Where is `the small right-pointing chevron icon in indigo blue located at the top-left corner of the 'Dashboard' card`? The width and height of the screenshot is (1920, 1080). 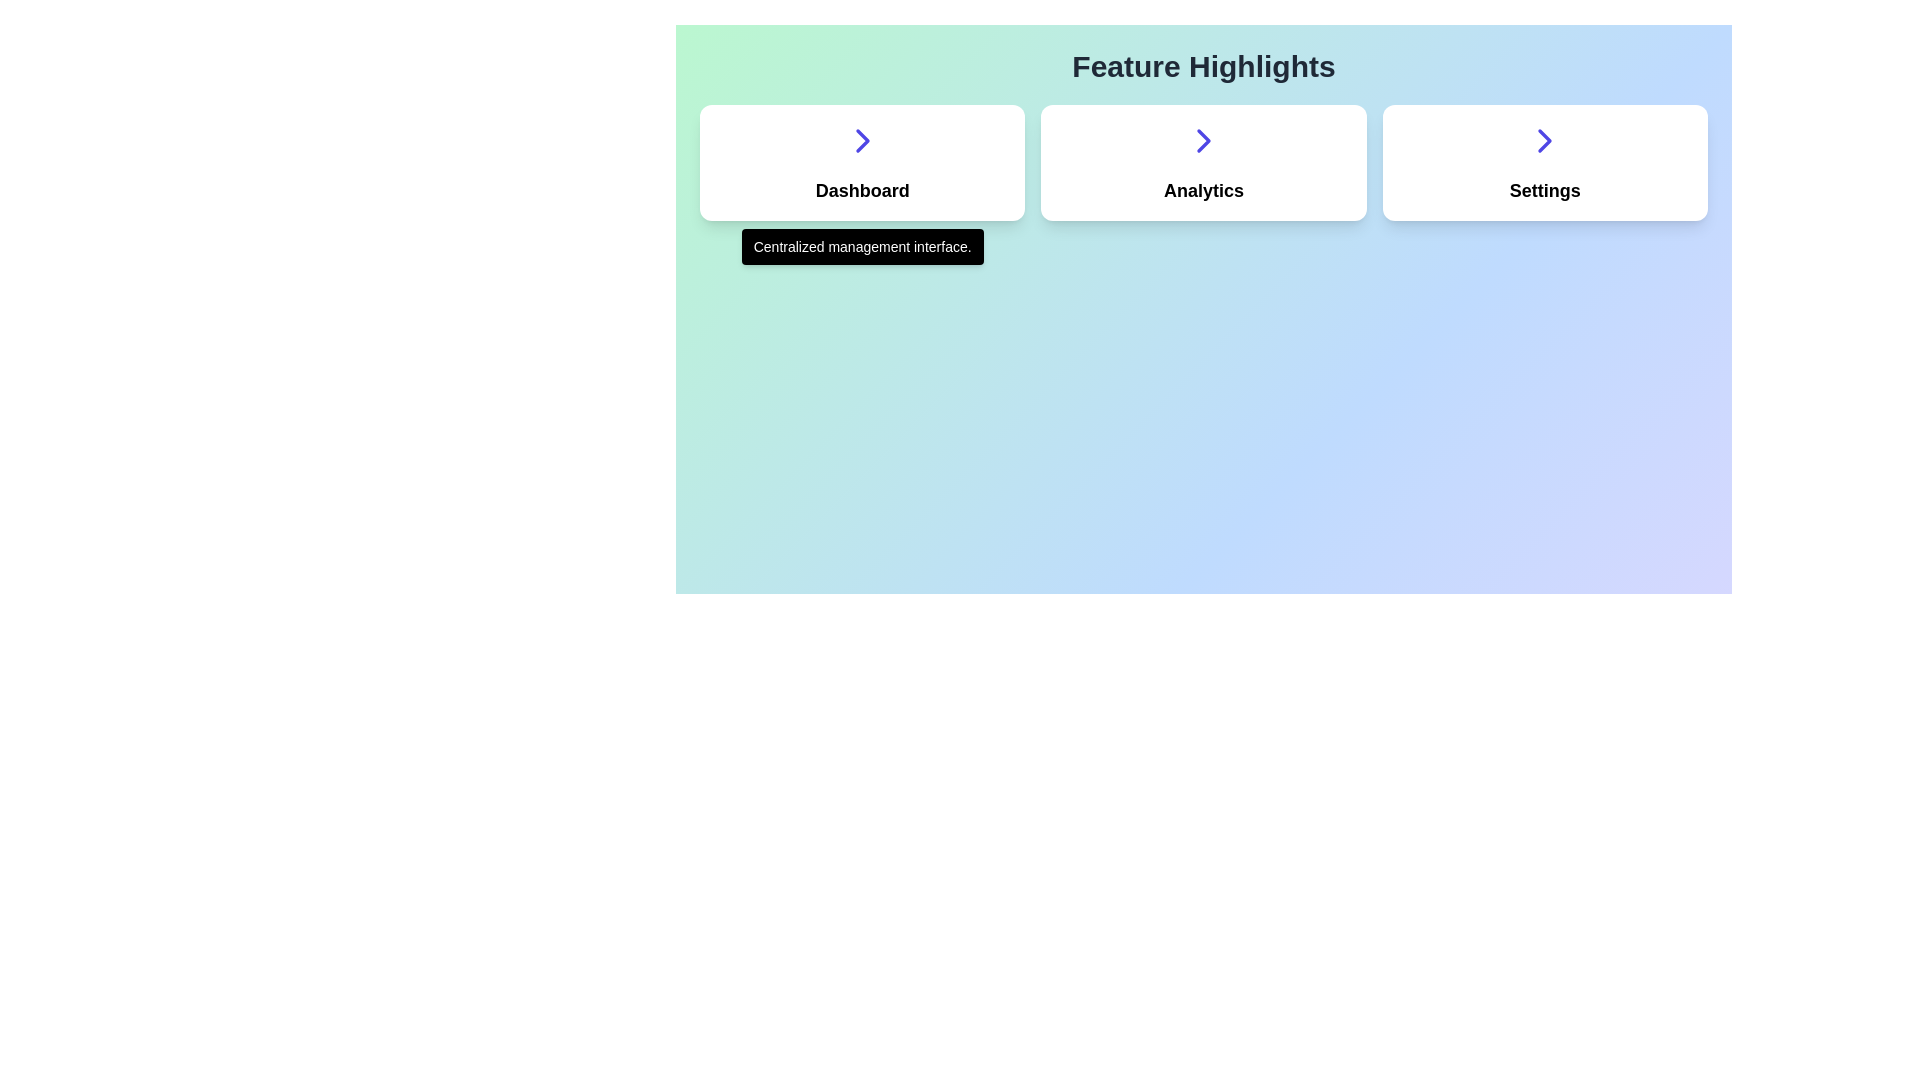
the small right-pointing chevron icon in indigo blue located at the top-left corner of the 'Dashboard' card is located at coordinates (862, 140).